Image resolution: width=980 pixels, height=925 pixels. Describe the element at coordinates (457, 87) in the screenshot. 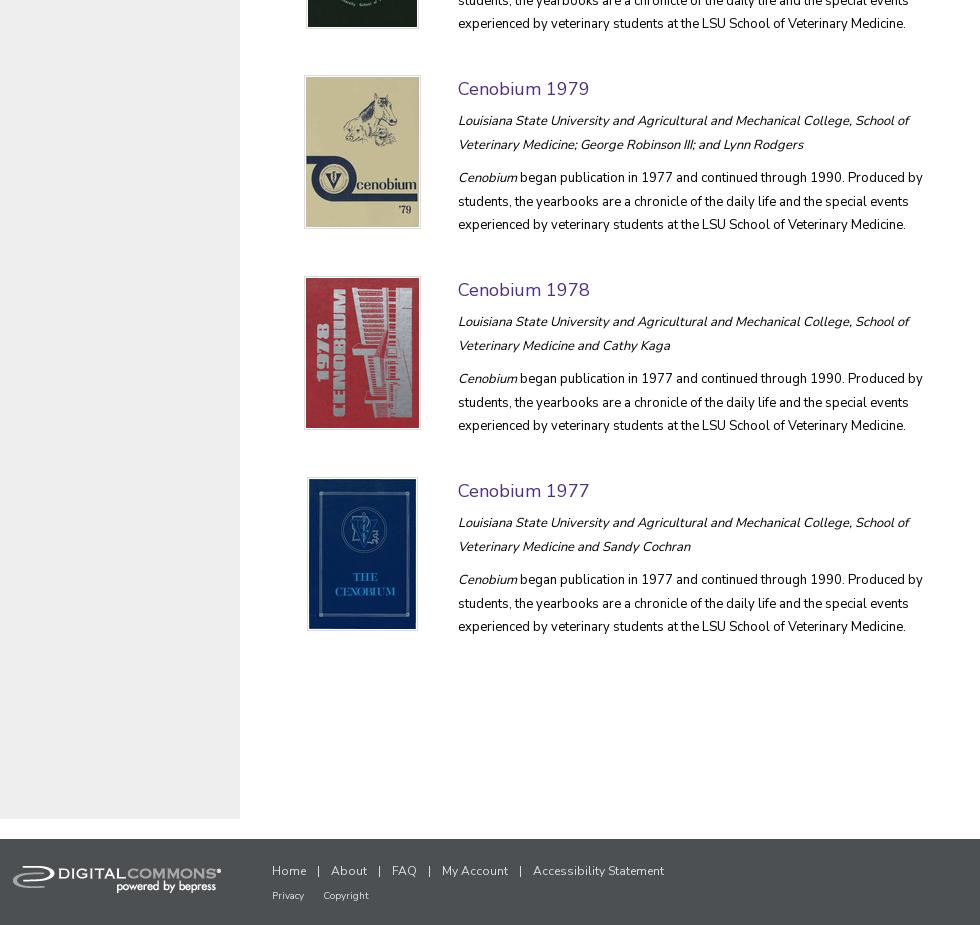

I see `'Cenobium 1979'` at that location.